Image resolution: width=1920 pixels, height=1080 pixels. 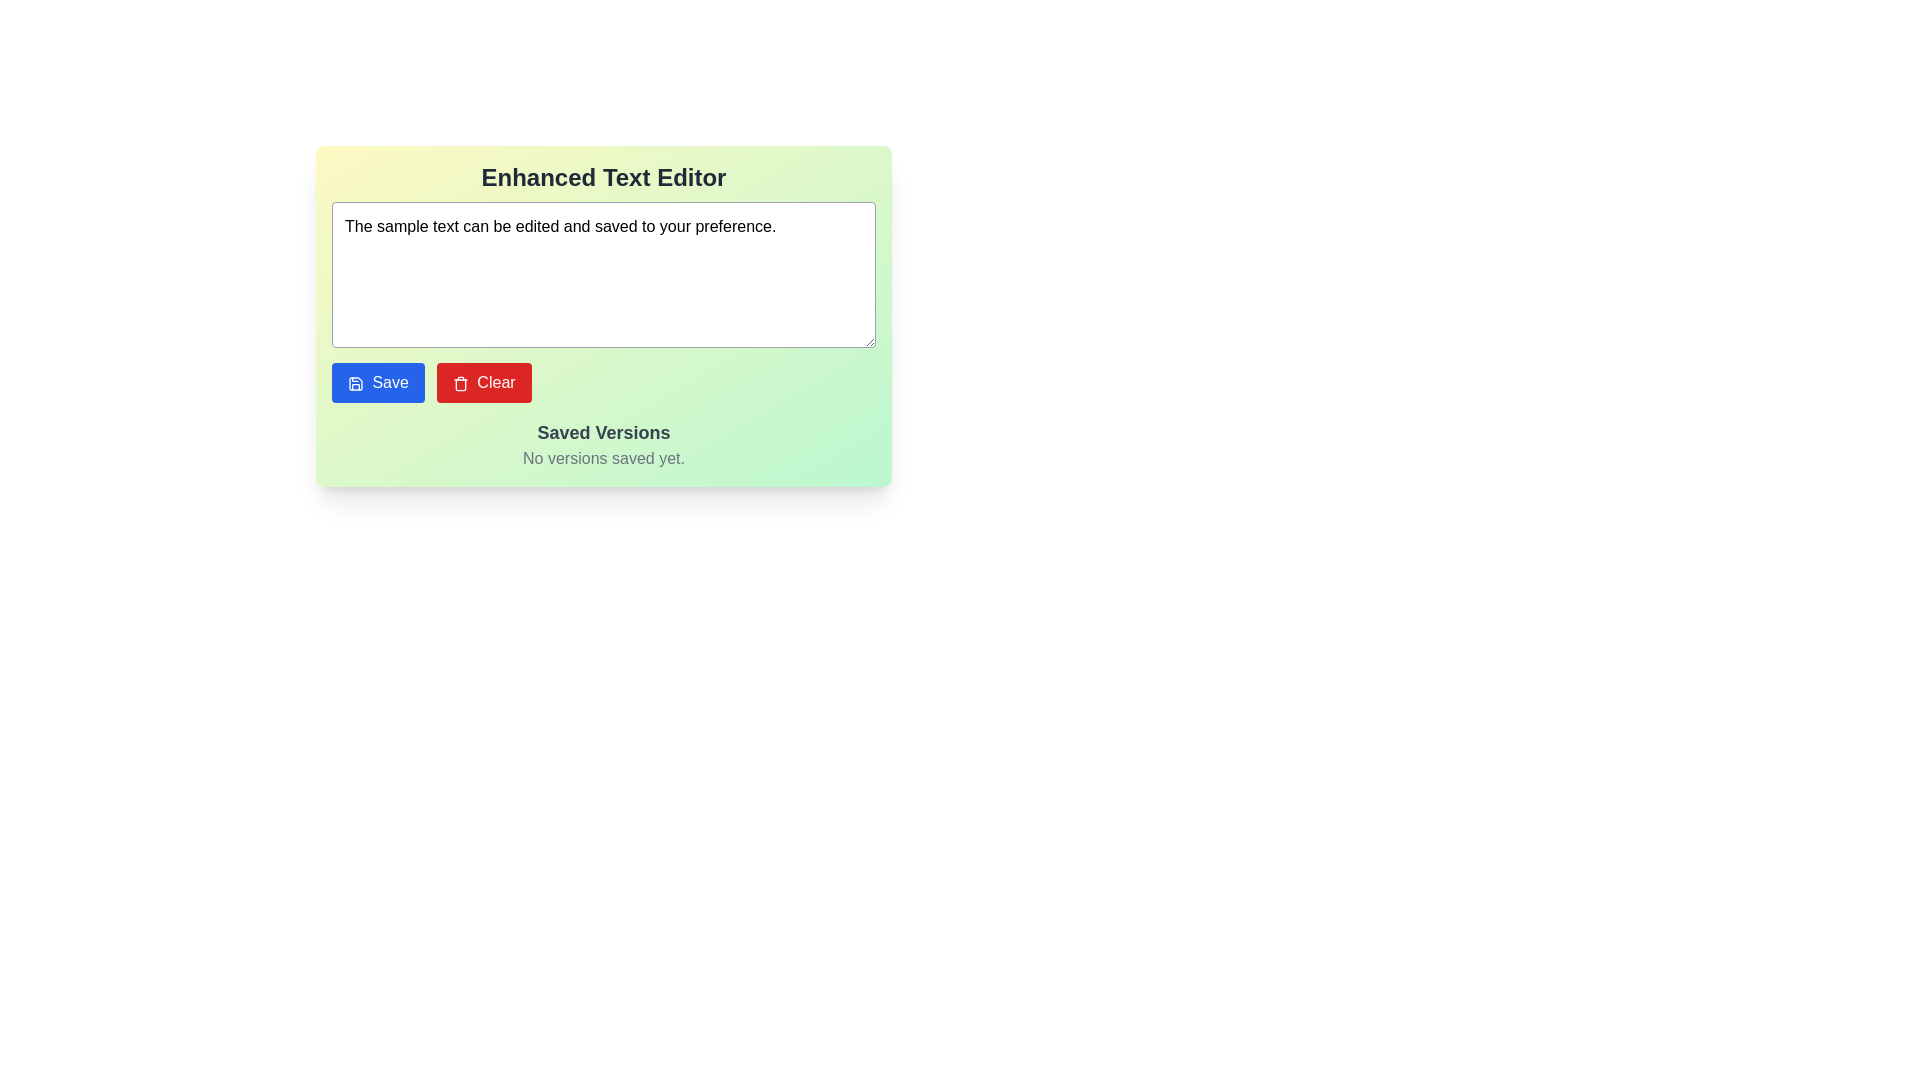 I want to click on the static text element displaying 'Enhanced Text Editor' in bold and large grayish font, located at the top of the form-like interface, so click(x=603, y=176).